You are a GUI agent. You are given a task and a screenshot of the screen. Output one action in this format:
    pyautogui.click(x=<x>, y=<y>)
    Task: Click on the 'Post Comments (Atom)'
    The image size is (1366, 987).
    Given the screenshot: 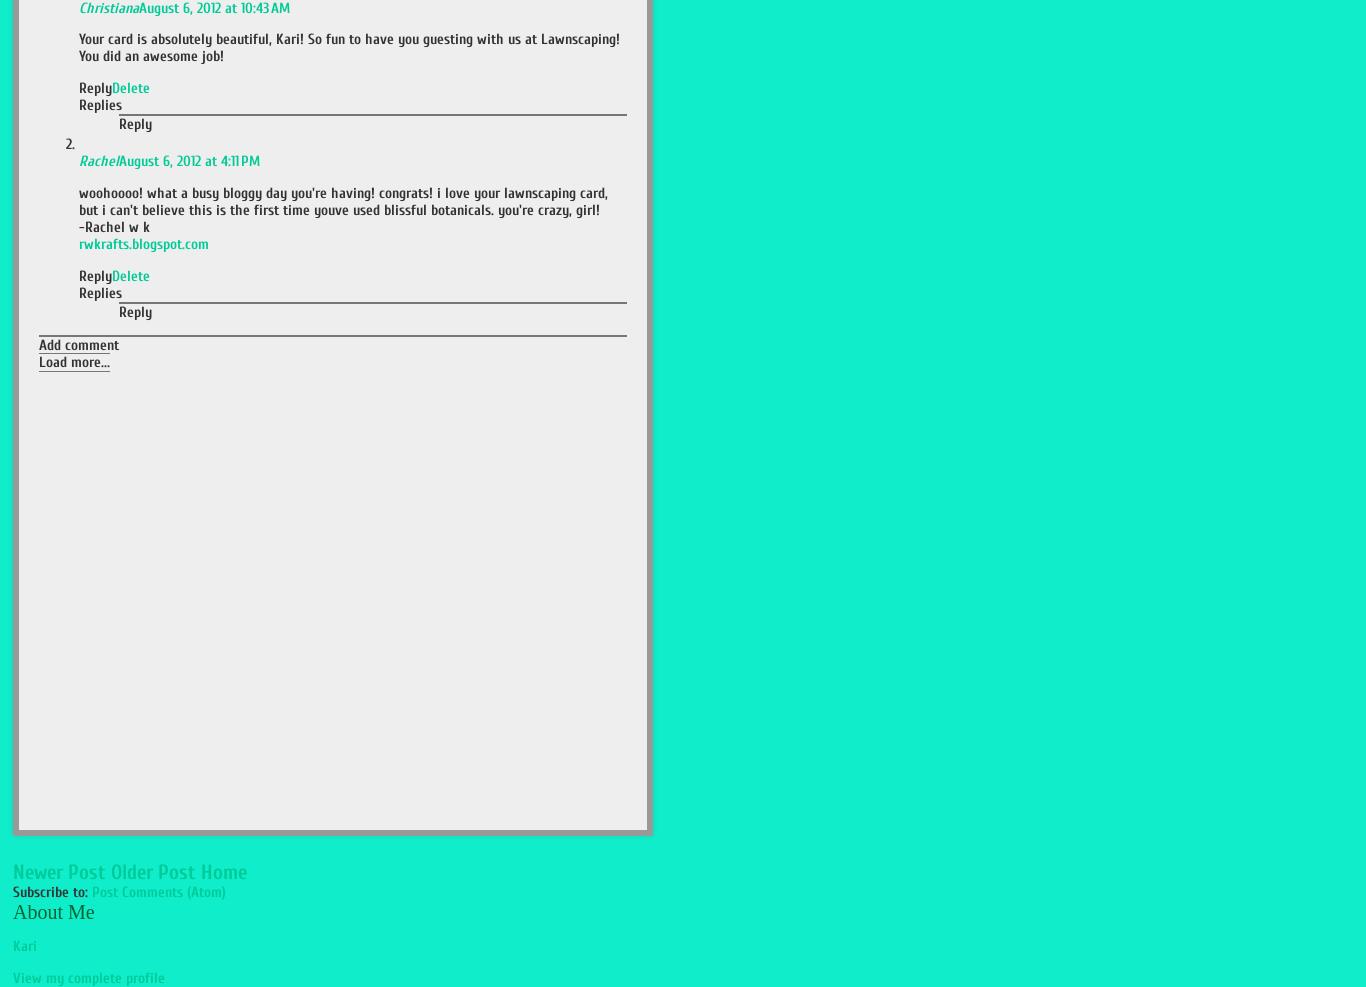 What is the action you would take?
    pyautogui.click(x=158, y=890)
    